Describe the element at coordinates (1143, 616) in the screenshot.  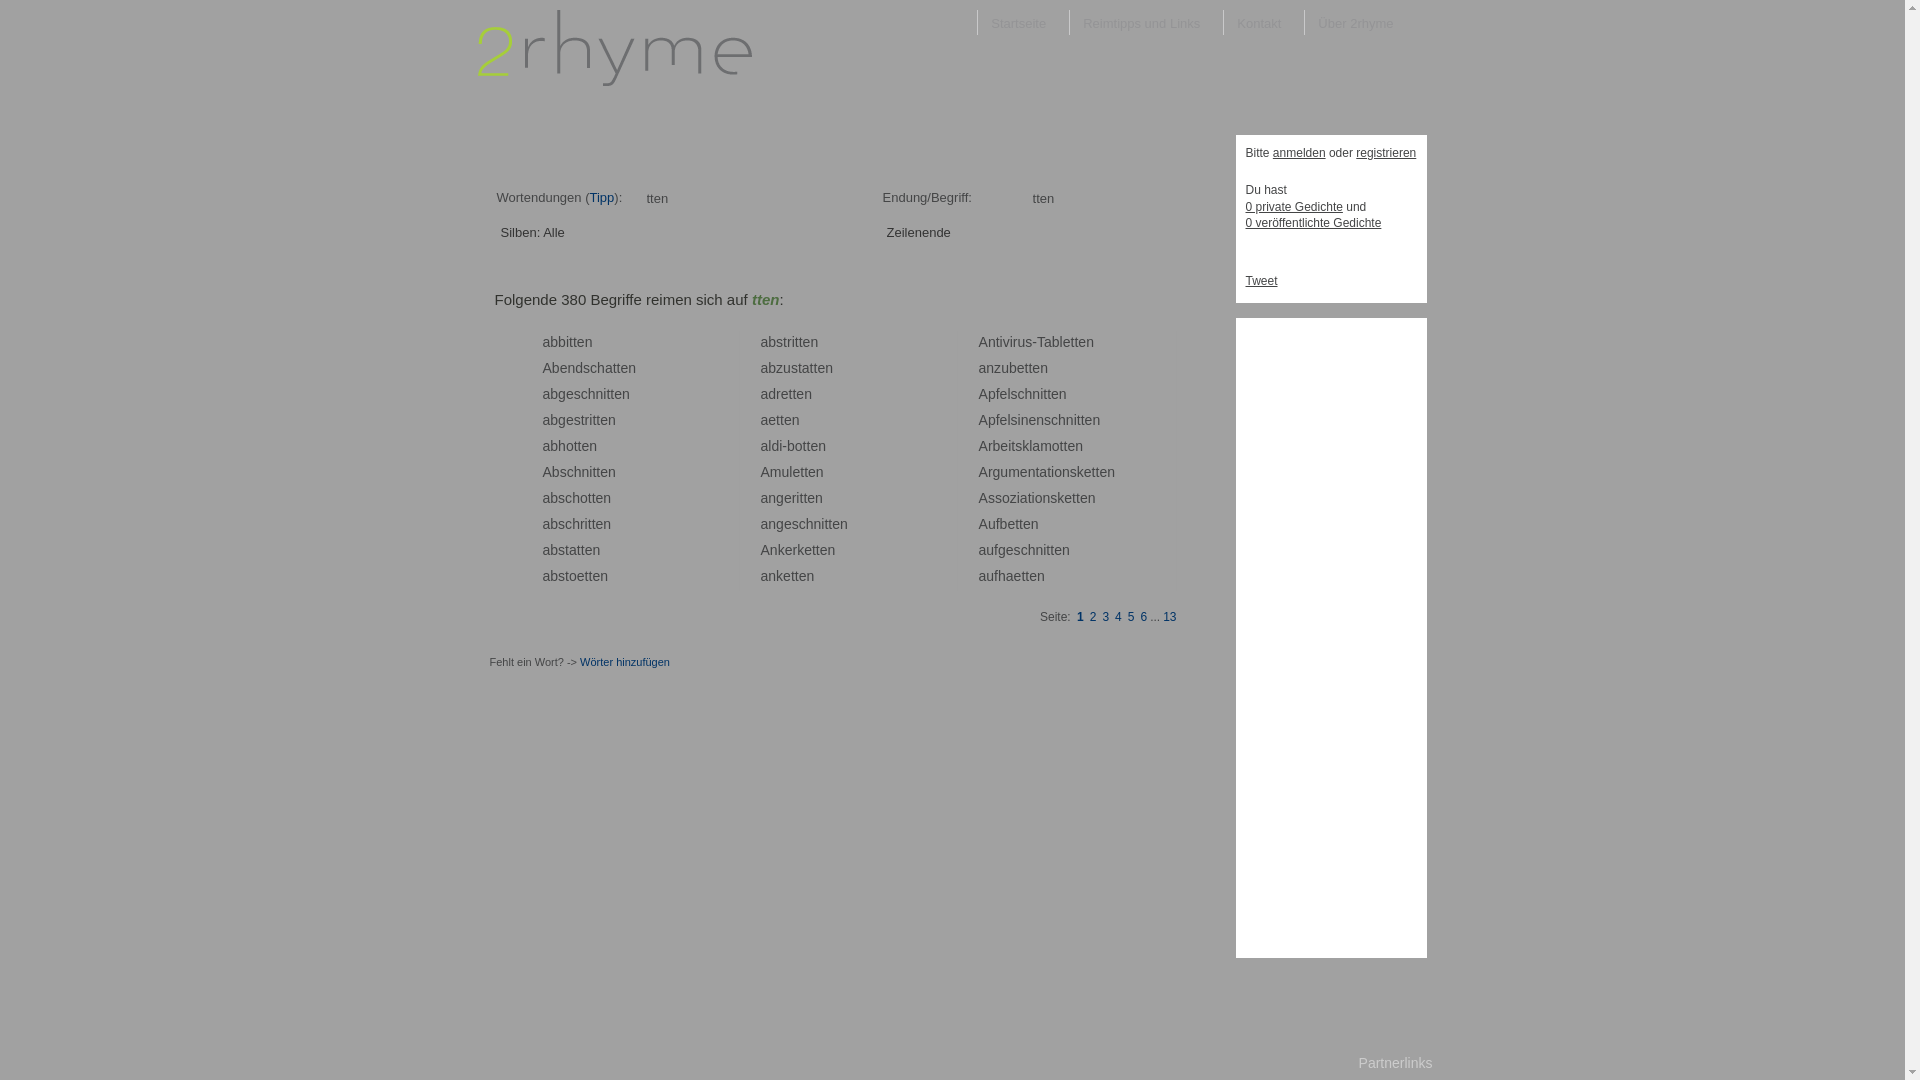
I see `'6'` at that location.